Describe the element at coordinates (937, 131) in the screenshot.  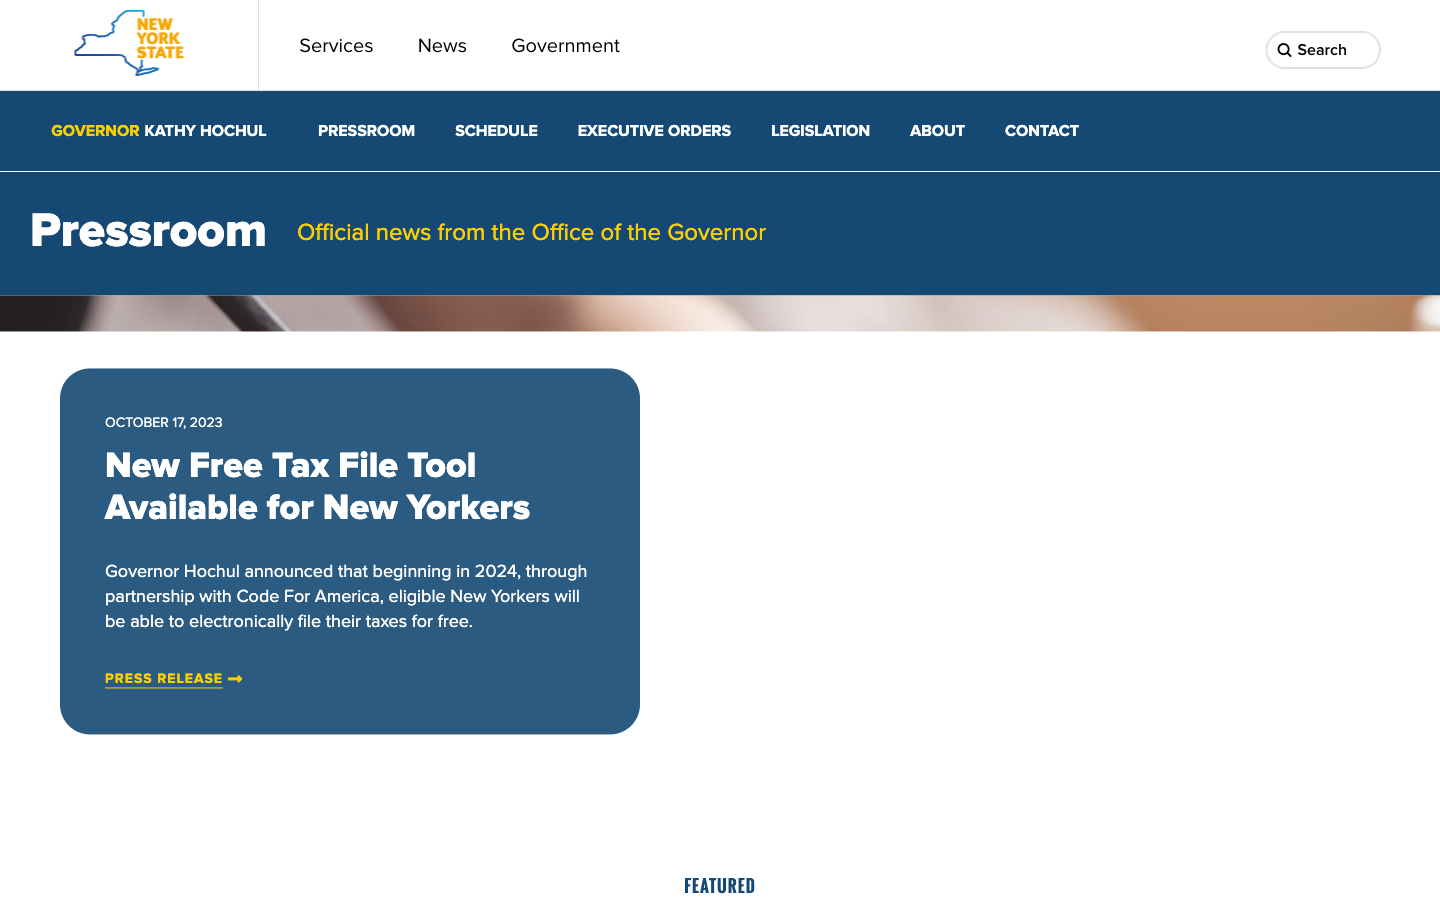
I see `the second item from the About dropdown menu` at that location.